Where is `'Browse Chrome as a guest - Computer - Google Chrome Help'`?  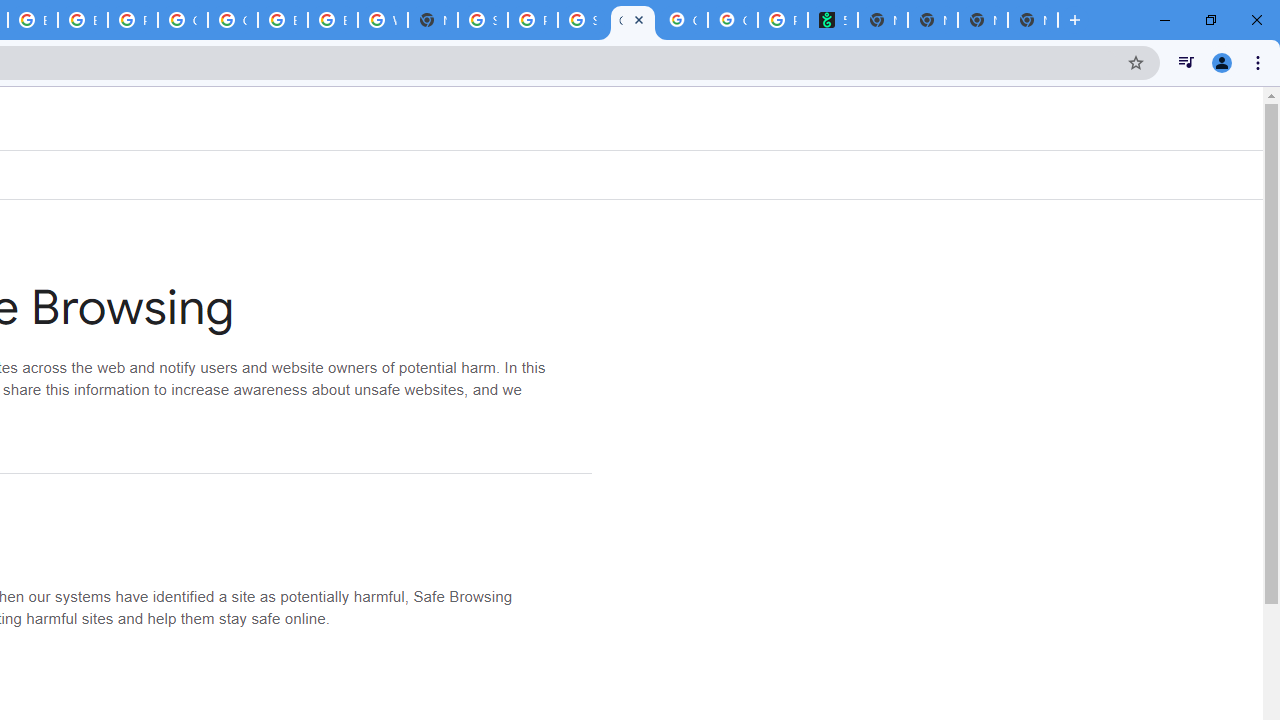
'Browse Chrome as a guest - Computer - Google Chrome Help' is located at coordinates (282, 20).